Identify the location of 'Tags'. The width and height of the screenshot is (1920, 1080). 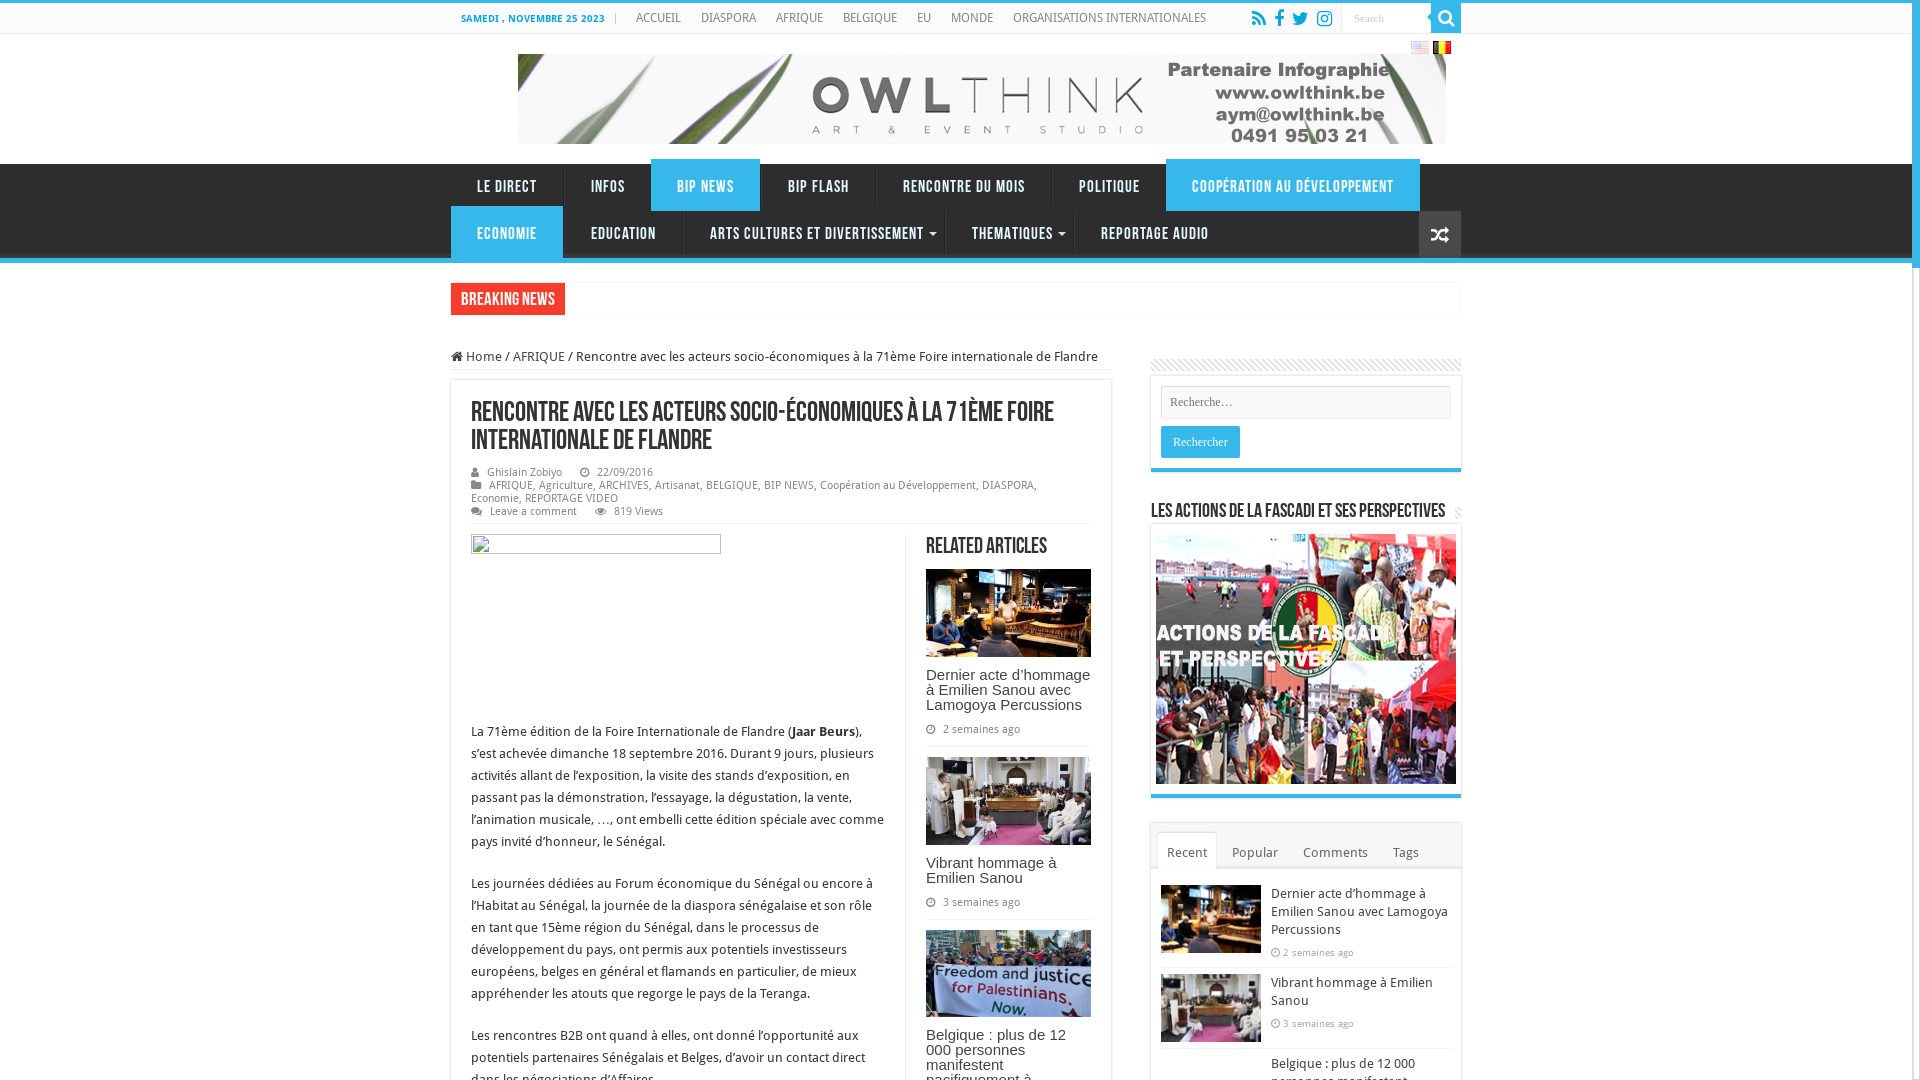
(1382, 851).